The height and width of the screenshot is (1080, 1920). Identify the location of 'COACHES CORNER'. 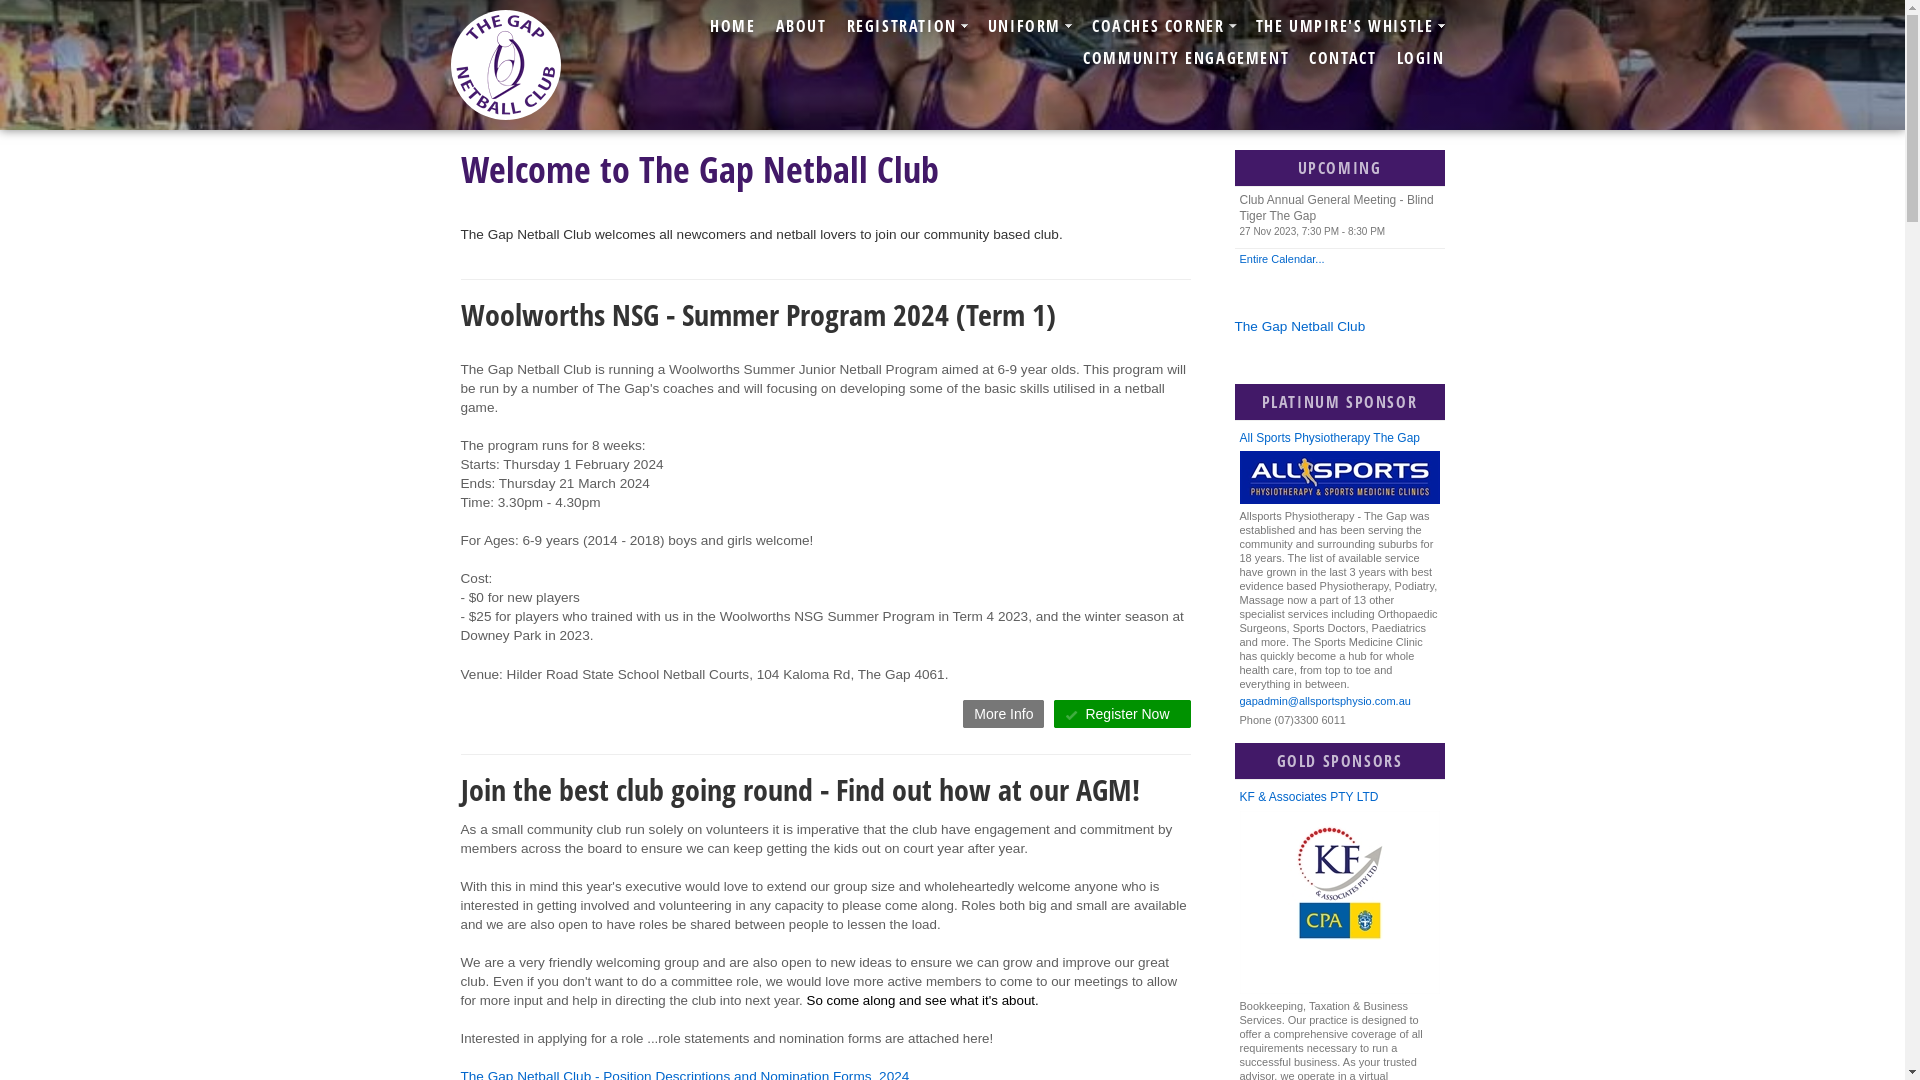
(1163, 26).